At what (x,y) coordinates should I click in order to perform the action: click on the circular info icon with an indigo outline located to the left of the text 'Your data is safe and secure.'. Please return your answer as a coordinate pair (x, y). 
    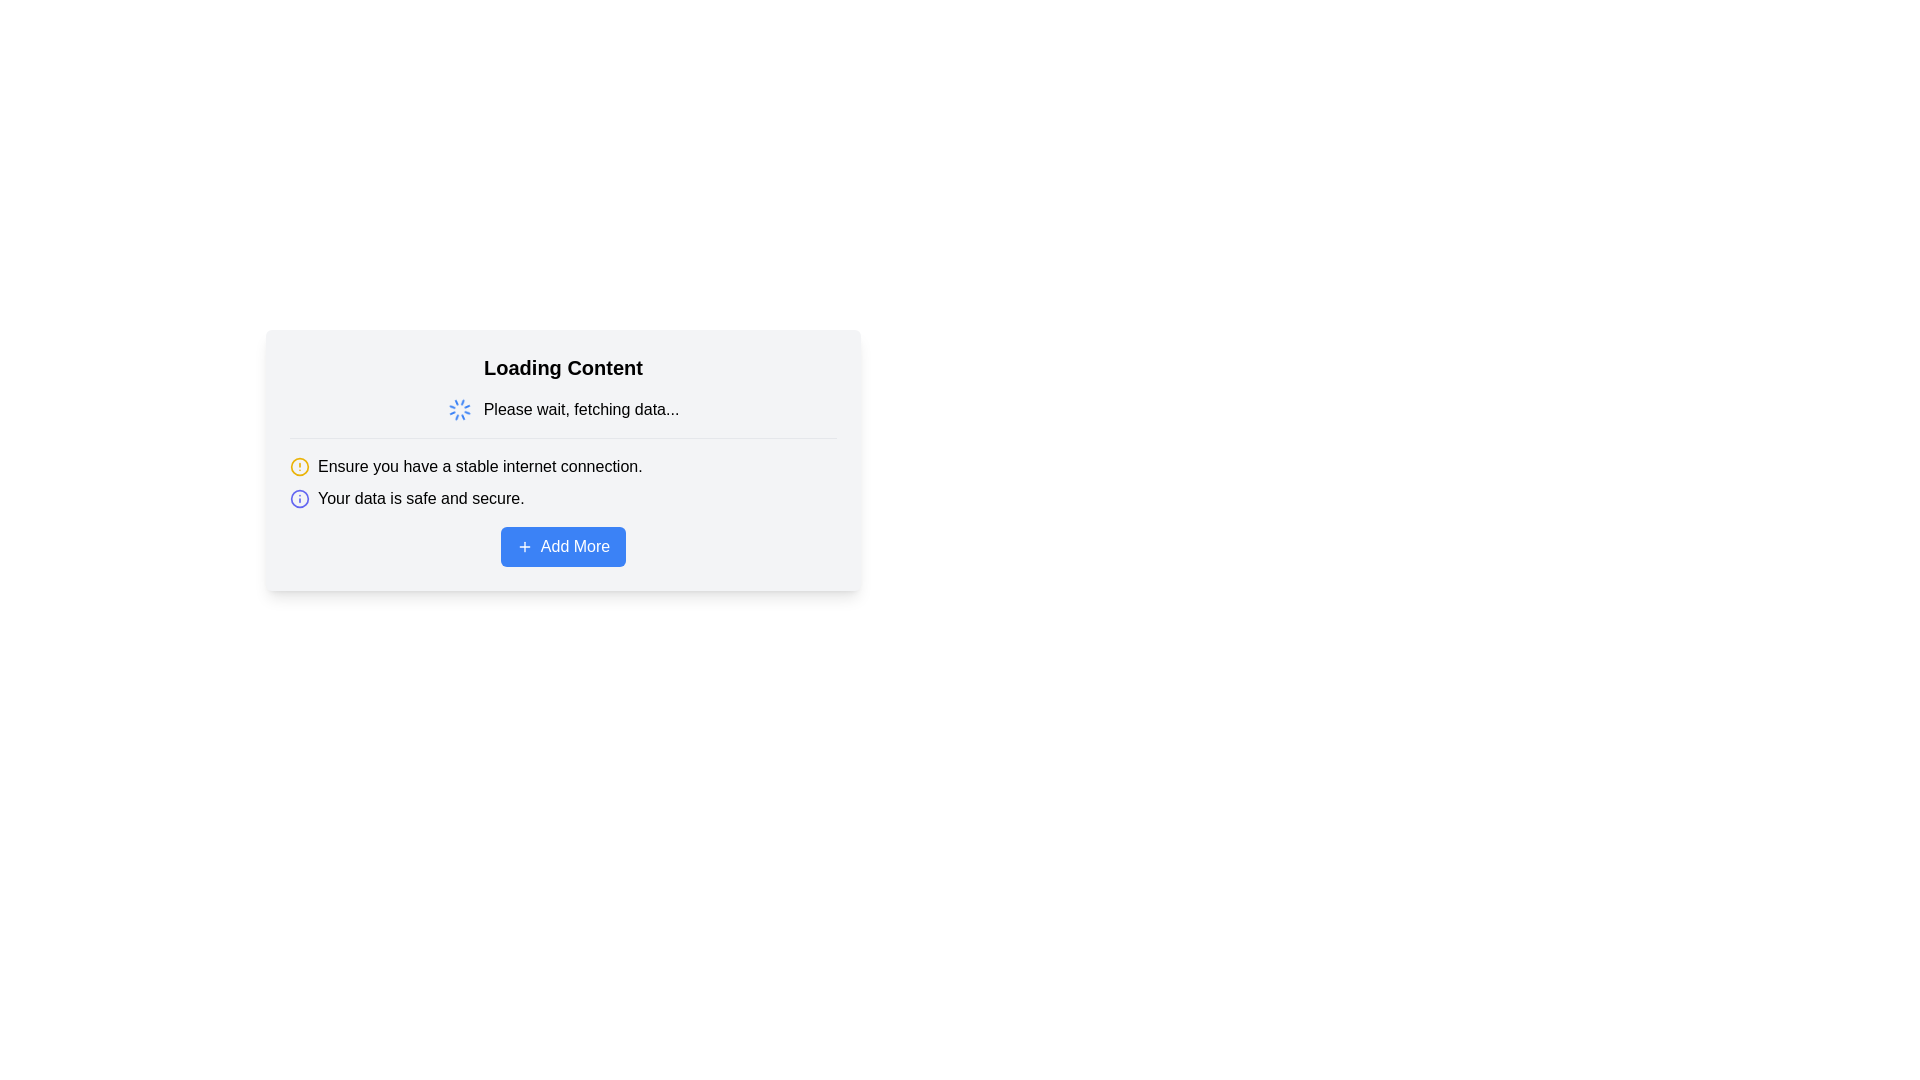
    Looking at the image, I should click on (298, 497).